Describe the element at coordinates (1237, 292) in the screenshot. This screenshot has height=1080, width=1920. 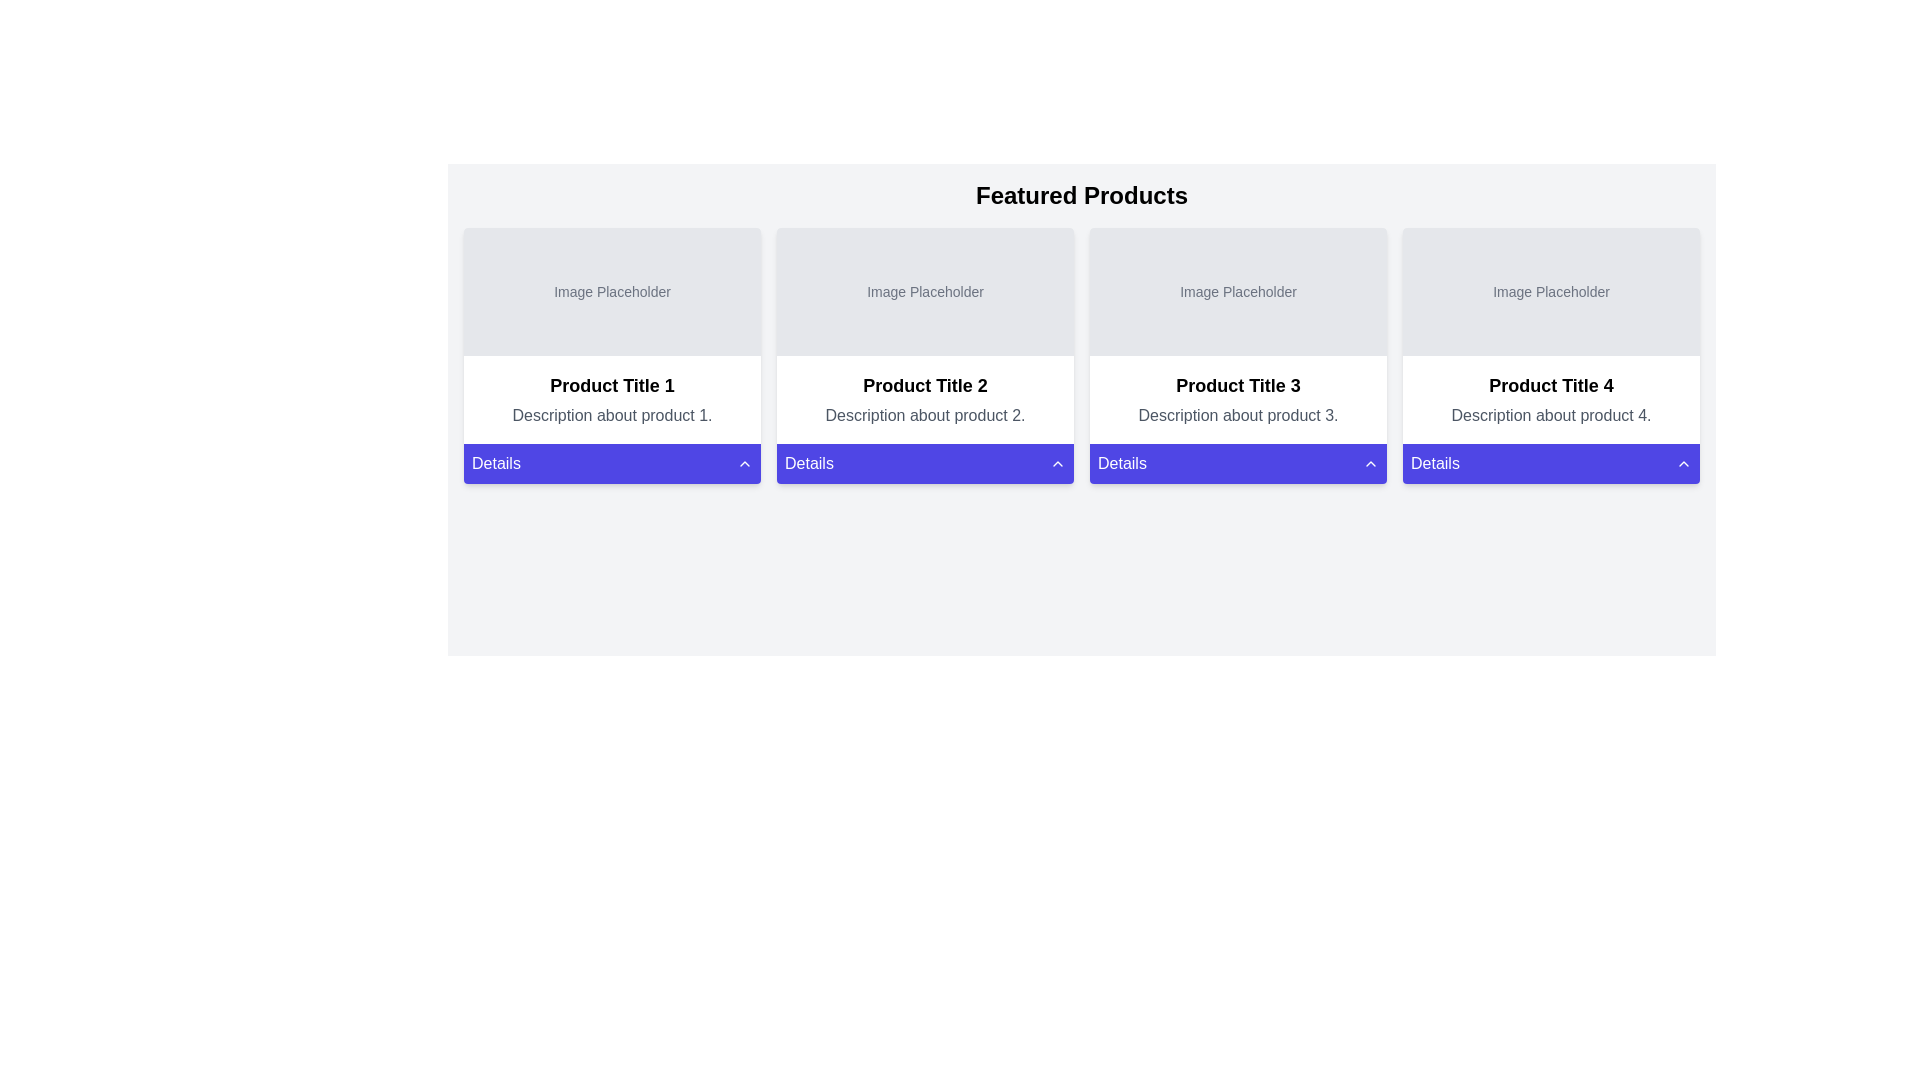
I see `the static text label that indicates a placeholder for an image, located in the top-center area of the third product card in a grid layout` at that location.